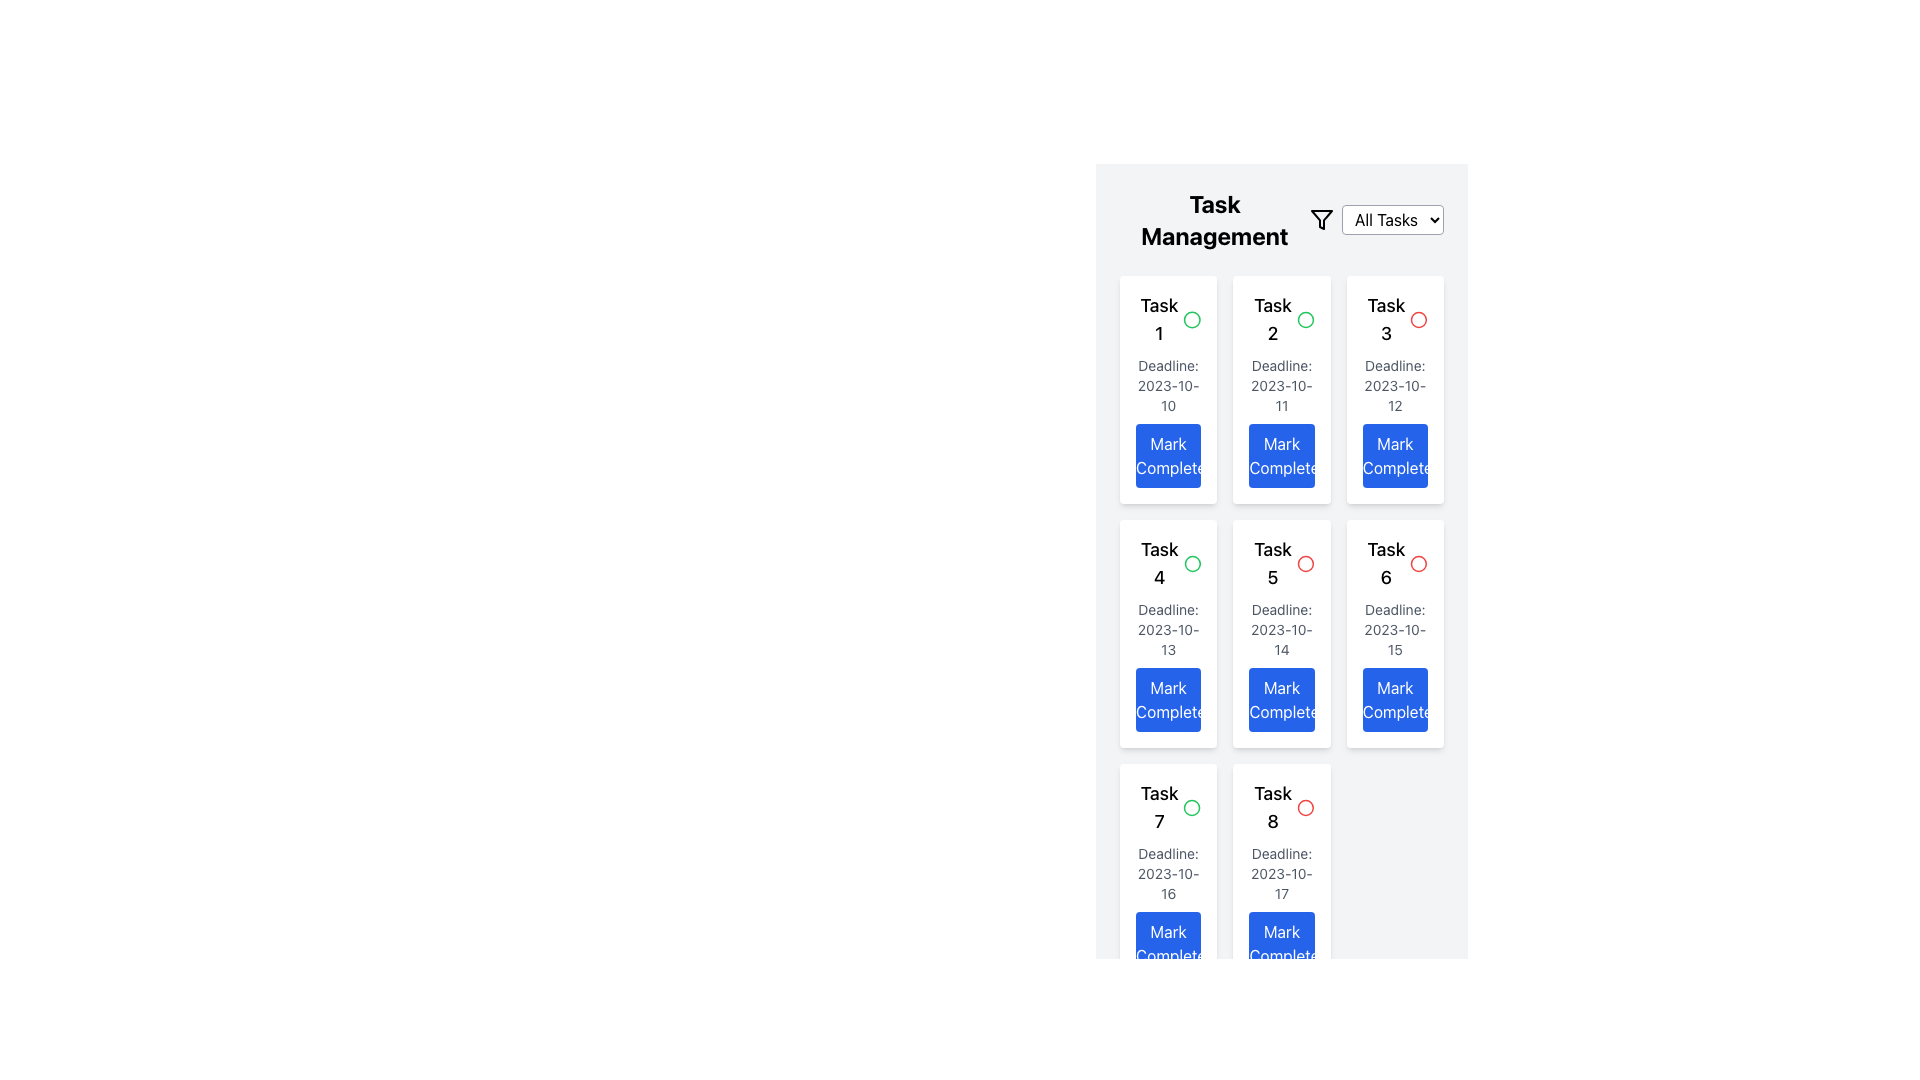  I want to click on the text element displaying 'Deadline: 2023-10-11', which is positioned below the title 'Task 2' and above the 'Mark Completed' button within a white card, so click(1281, 385).